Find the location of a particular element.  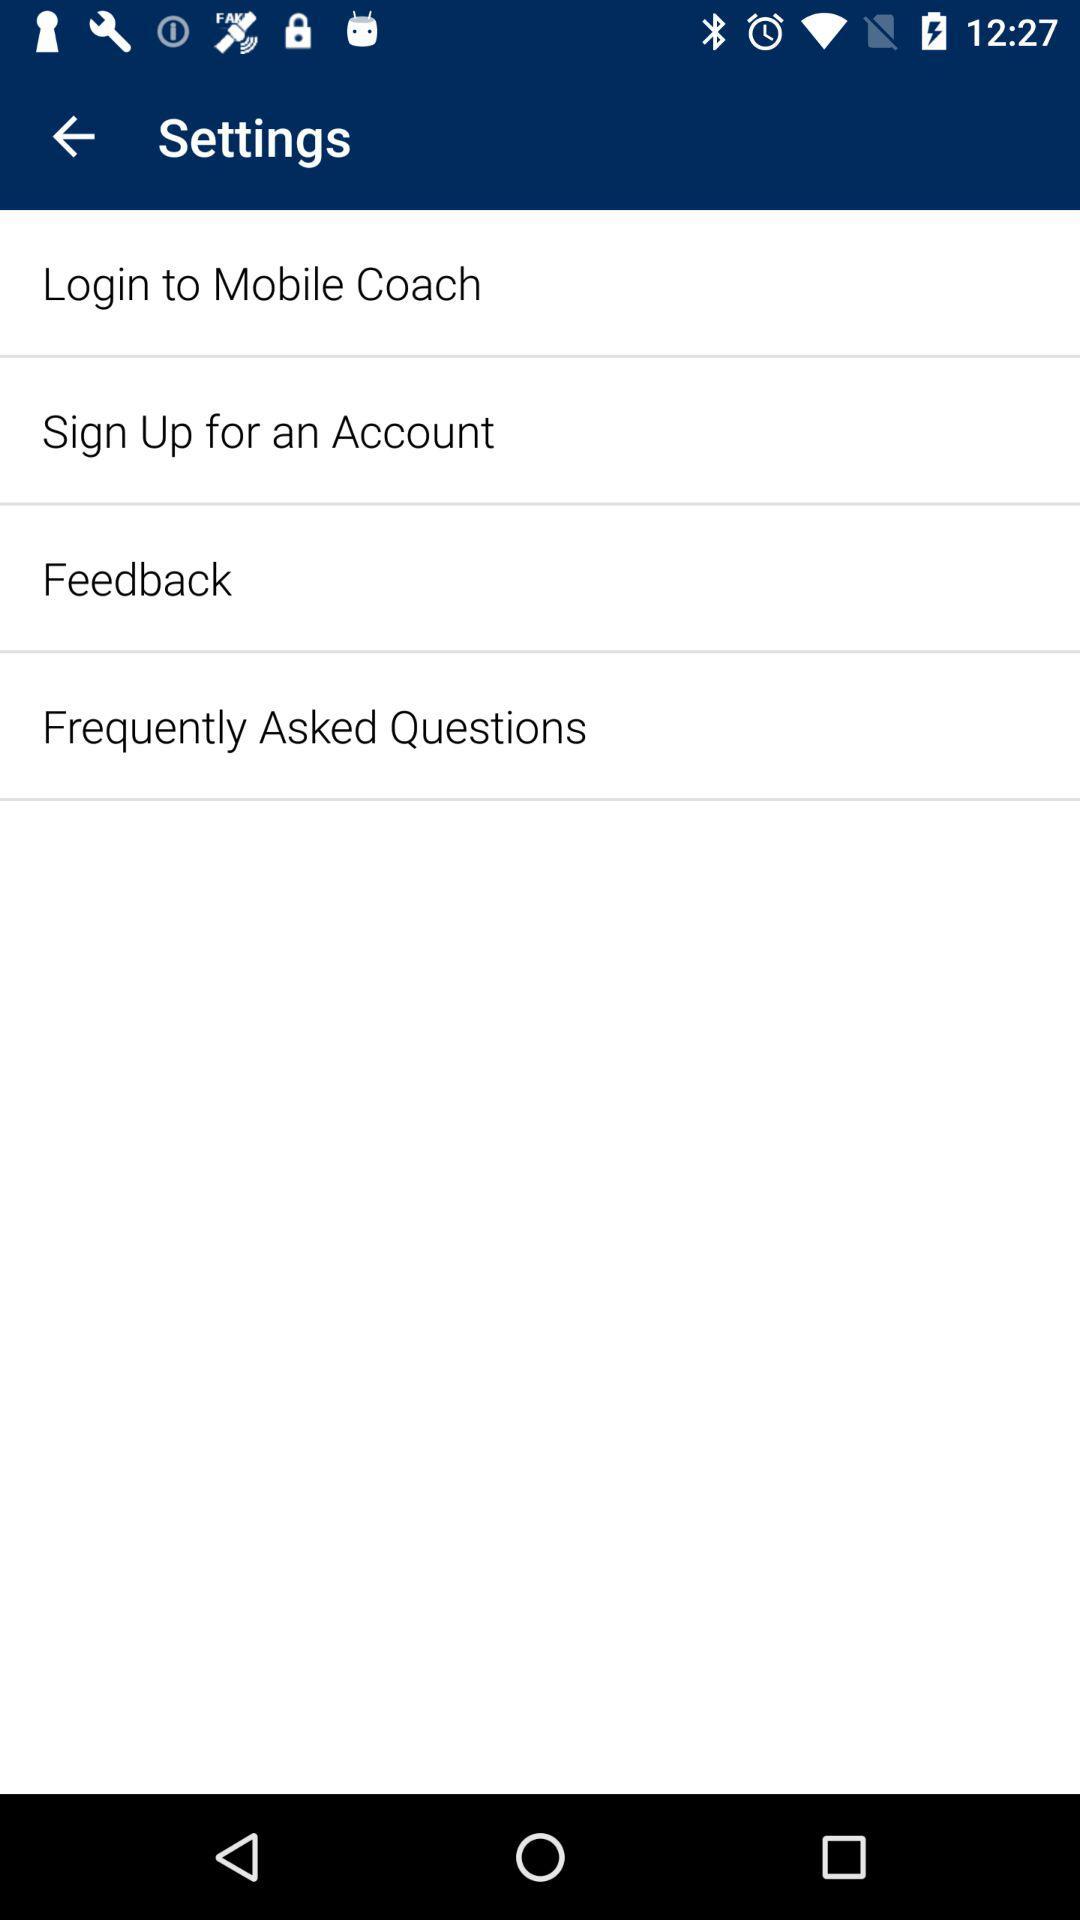

the item above sign up for is located at coordinates (261, 281).